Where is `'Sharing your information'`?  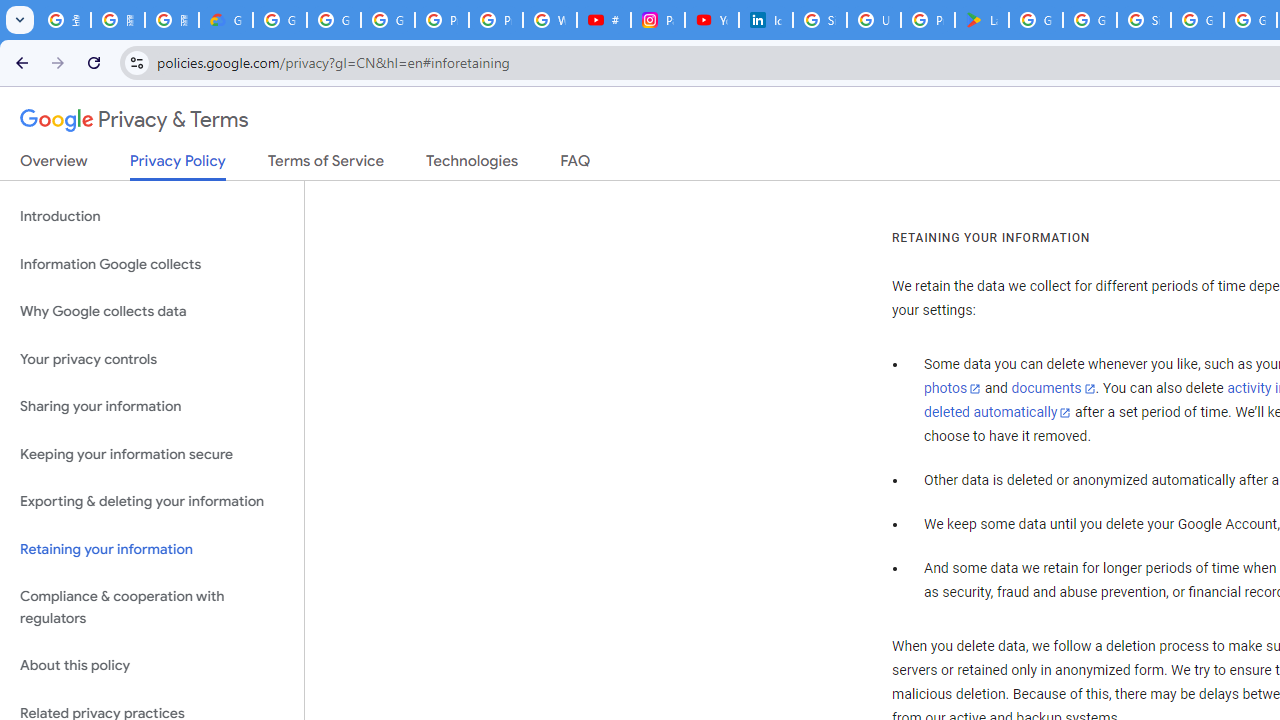 'Sharing your information' is located at coordinates (151, 406).